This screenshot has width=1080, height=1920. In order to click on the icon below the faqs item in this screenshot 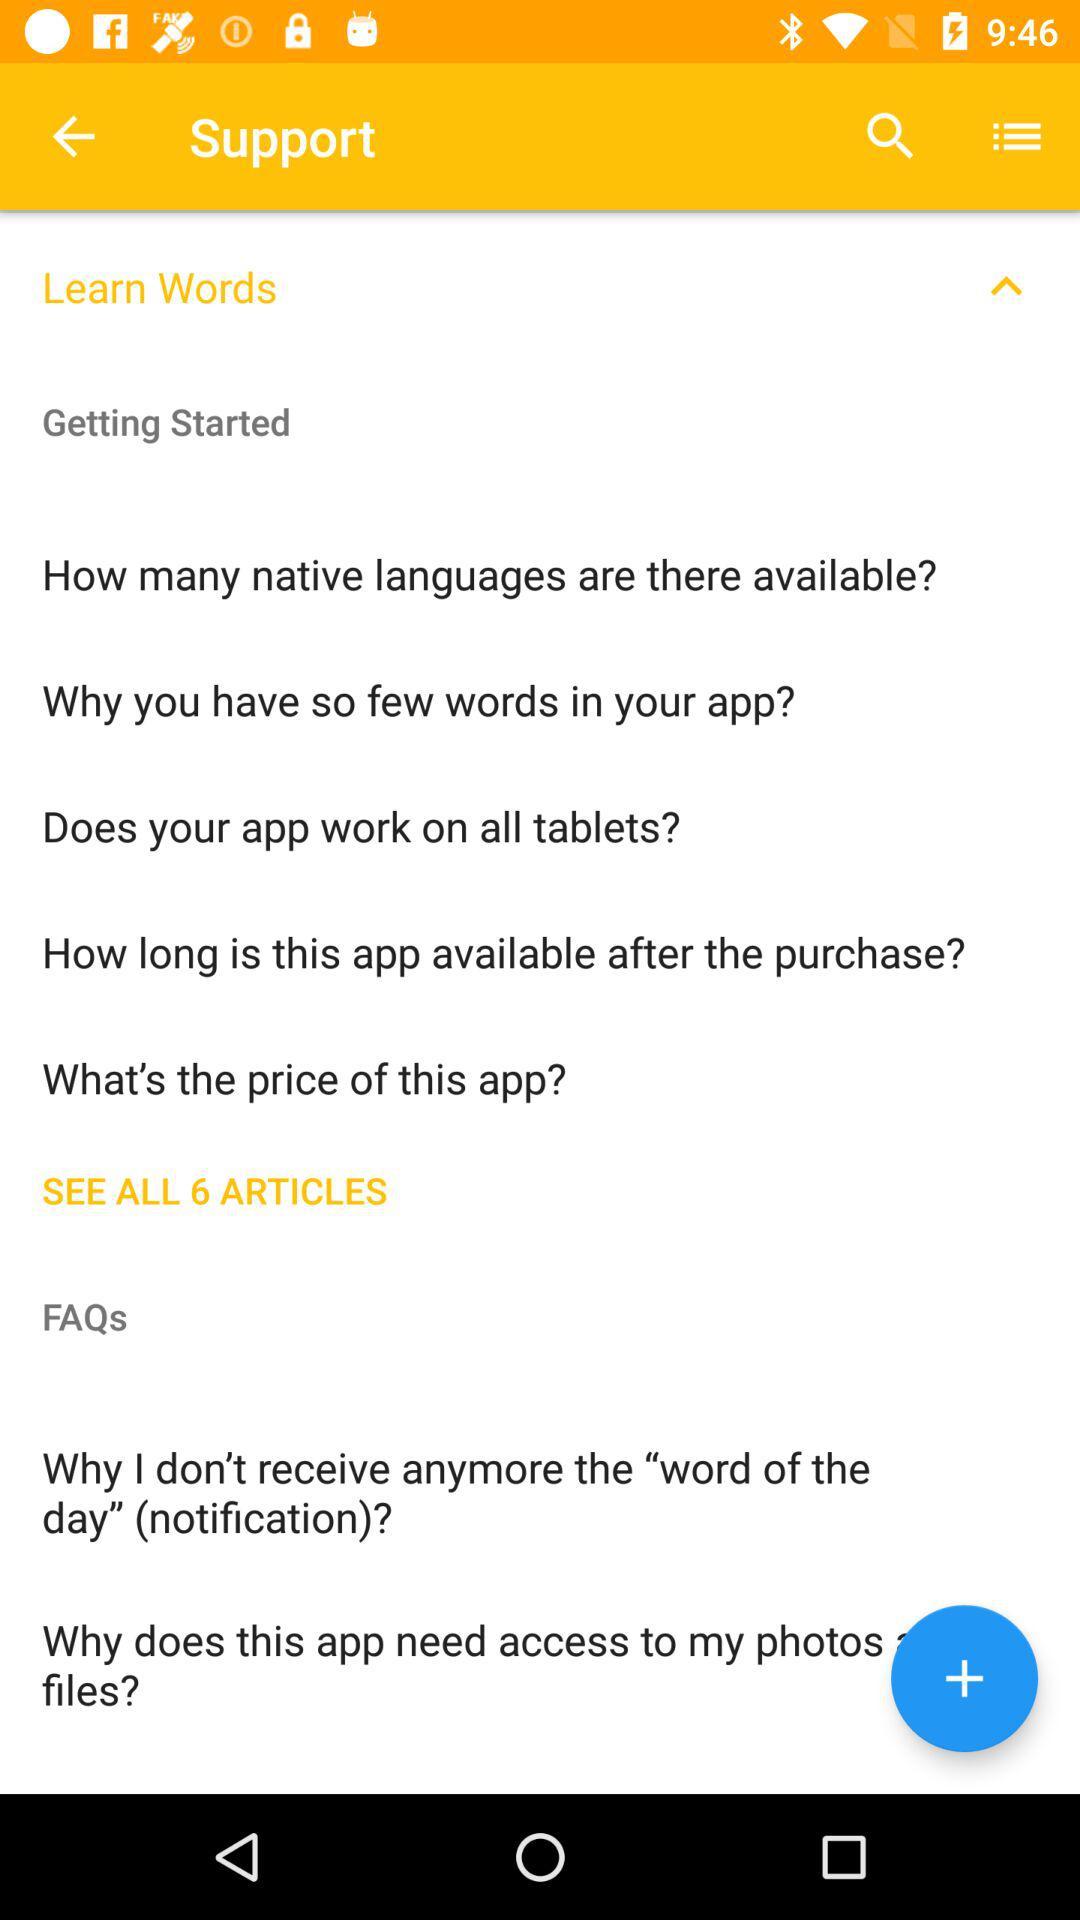, I will do `click(540, 1490)`.